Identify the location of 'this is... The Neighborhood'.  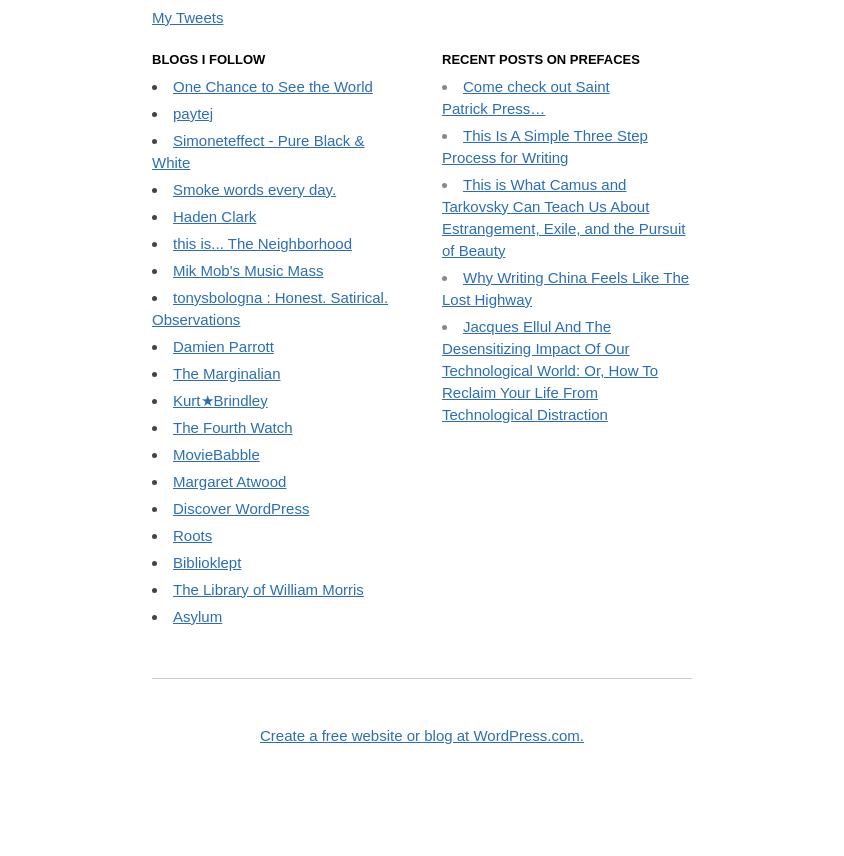
(261, 405).